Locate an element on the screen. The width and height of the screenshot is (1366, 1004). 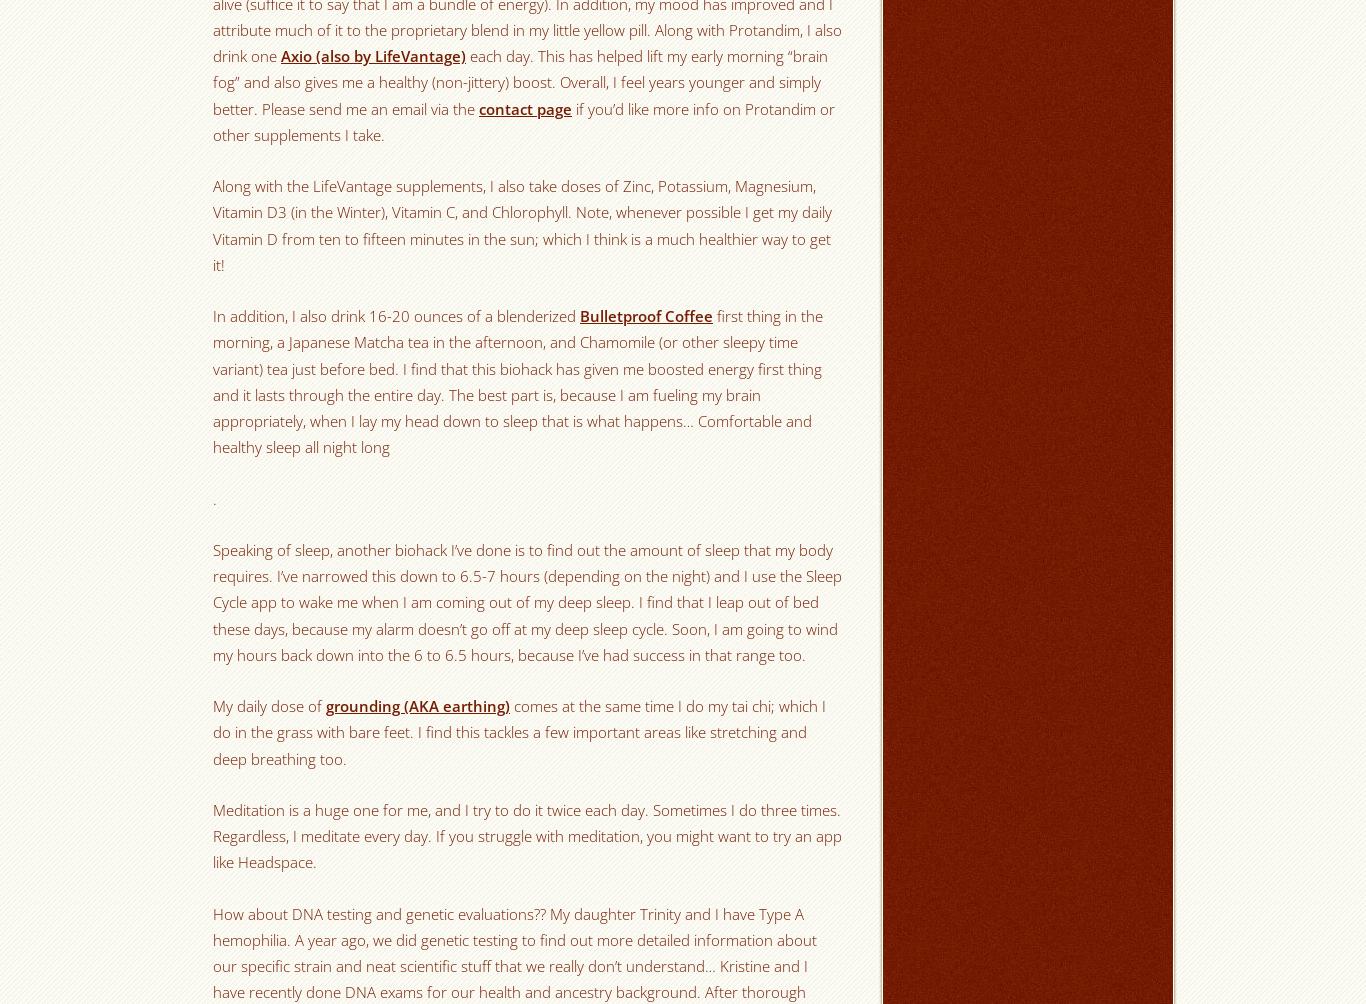
'Speaking of sleep, another biohack I’ve done is to find out the amount of sleep that my body requires. I’ve narrowed this down to 6.5-7 hours (depending on the night) and I use the Sleep Cycle app to wake me when I am coming out of my deep sleep. I find that I leap out of bed these days, because my alarm doesn’t go off at my deep sleep cycle. Soon, I am going to wind my hours back down into the 6 to 6.5 hours, because I’ve had success in that range too.' is located at coordinates (527, 601).